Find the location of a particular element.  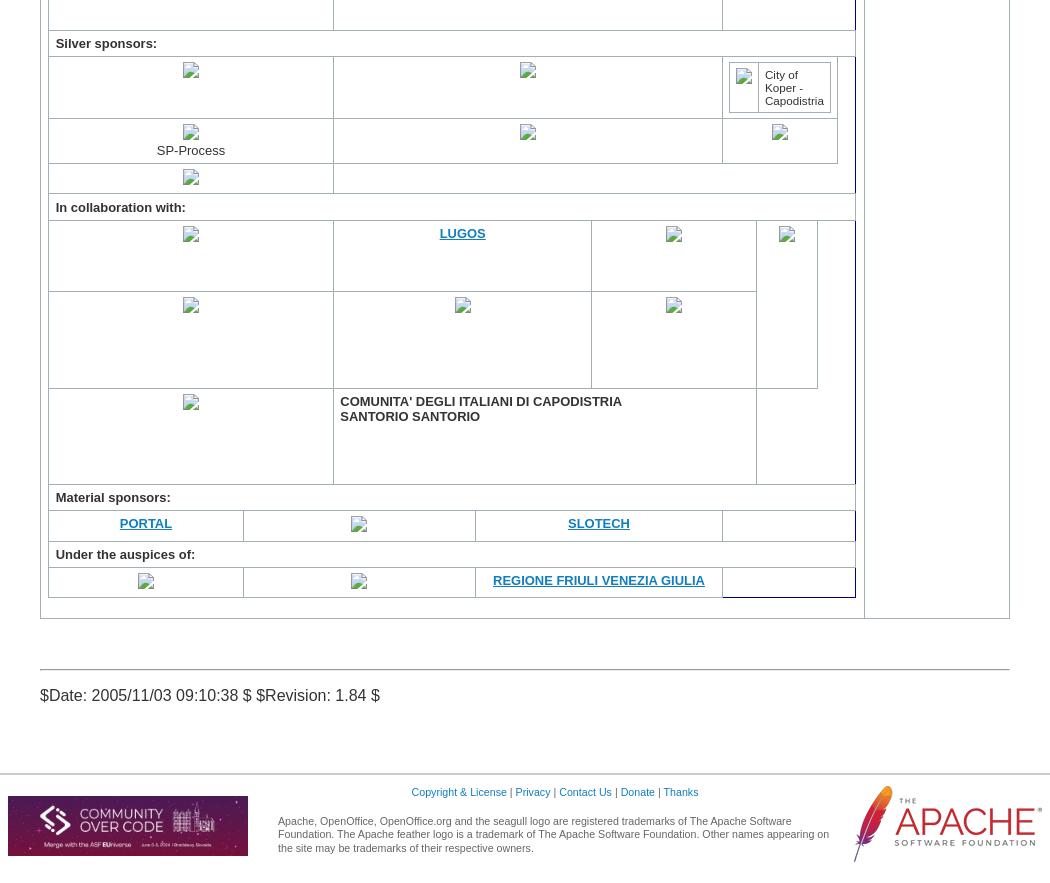

'SP-Process' is located at coordinates (156, 149).